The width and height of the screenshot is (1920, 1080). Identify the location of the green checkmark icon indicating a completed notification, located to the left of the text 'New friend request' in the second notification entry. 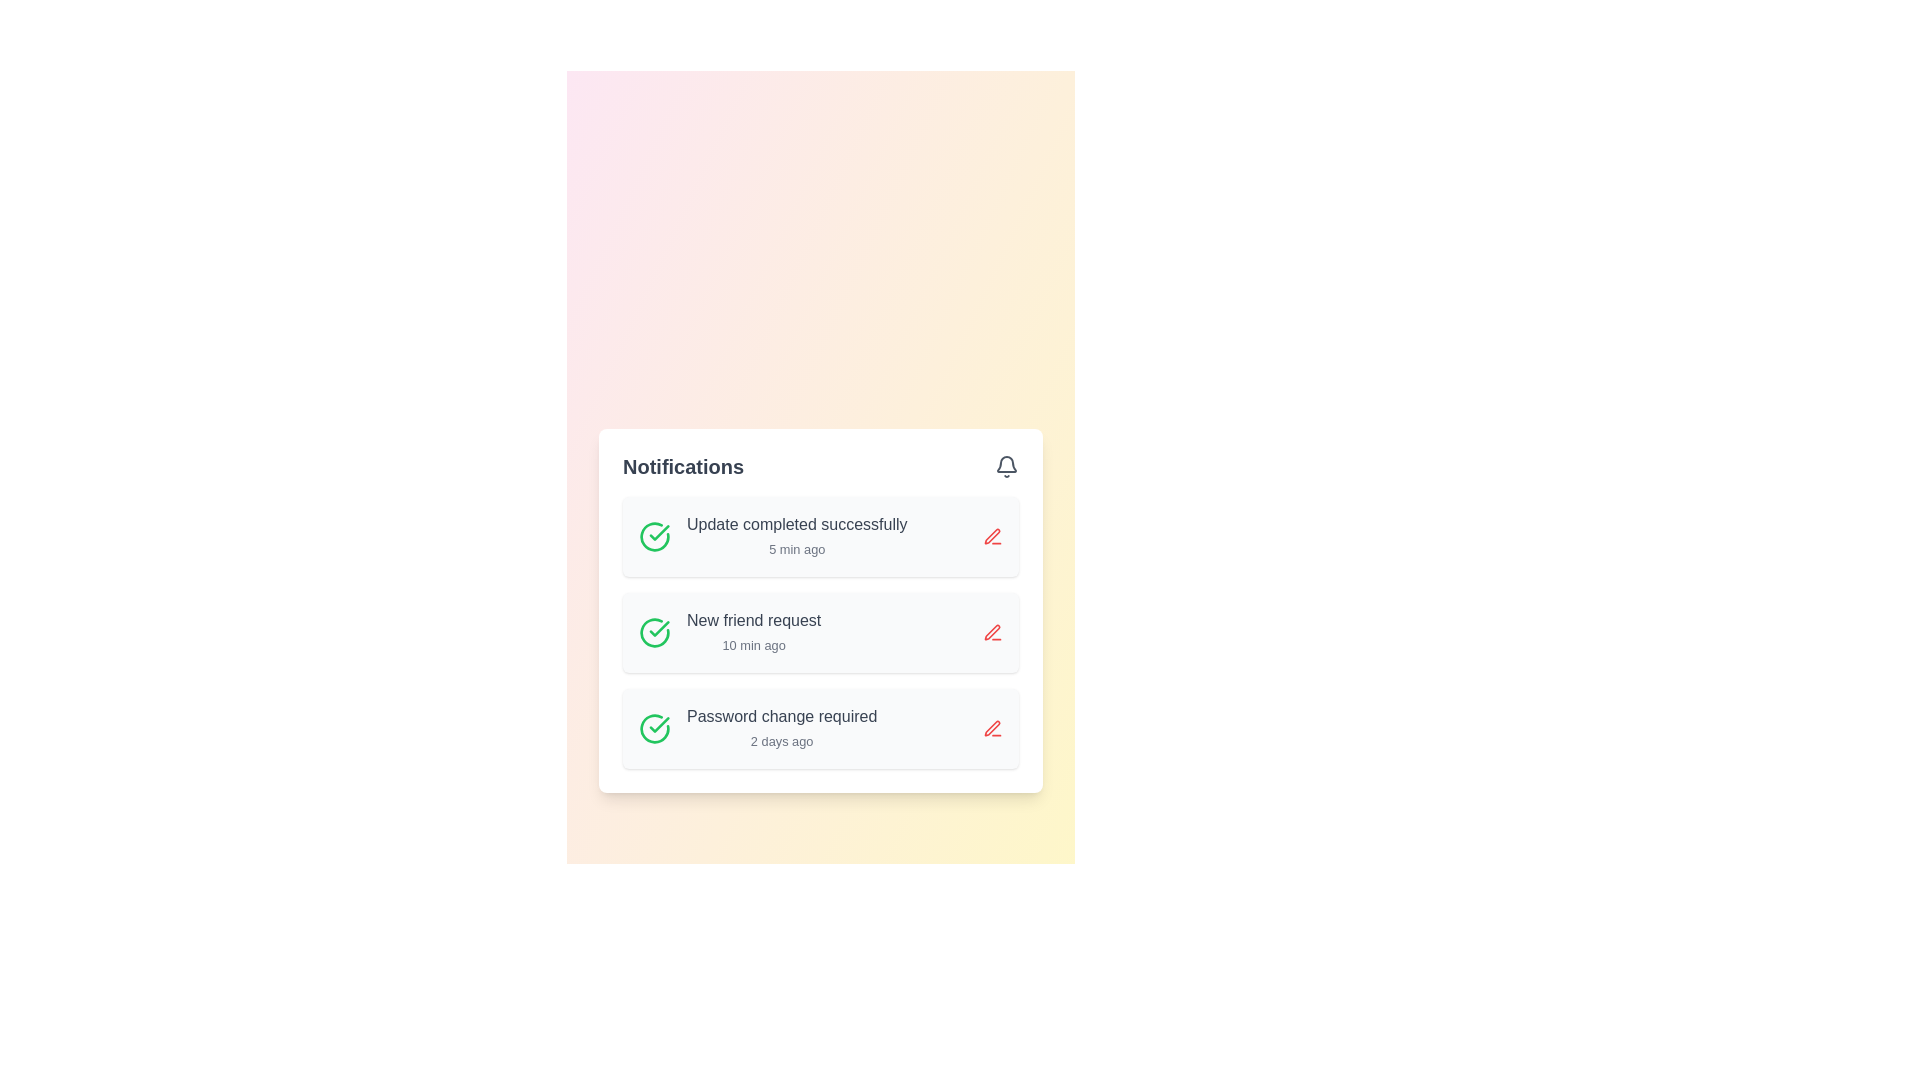
(654, 632).